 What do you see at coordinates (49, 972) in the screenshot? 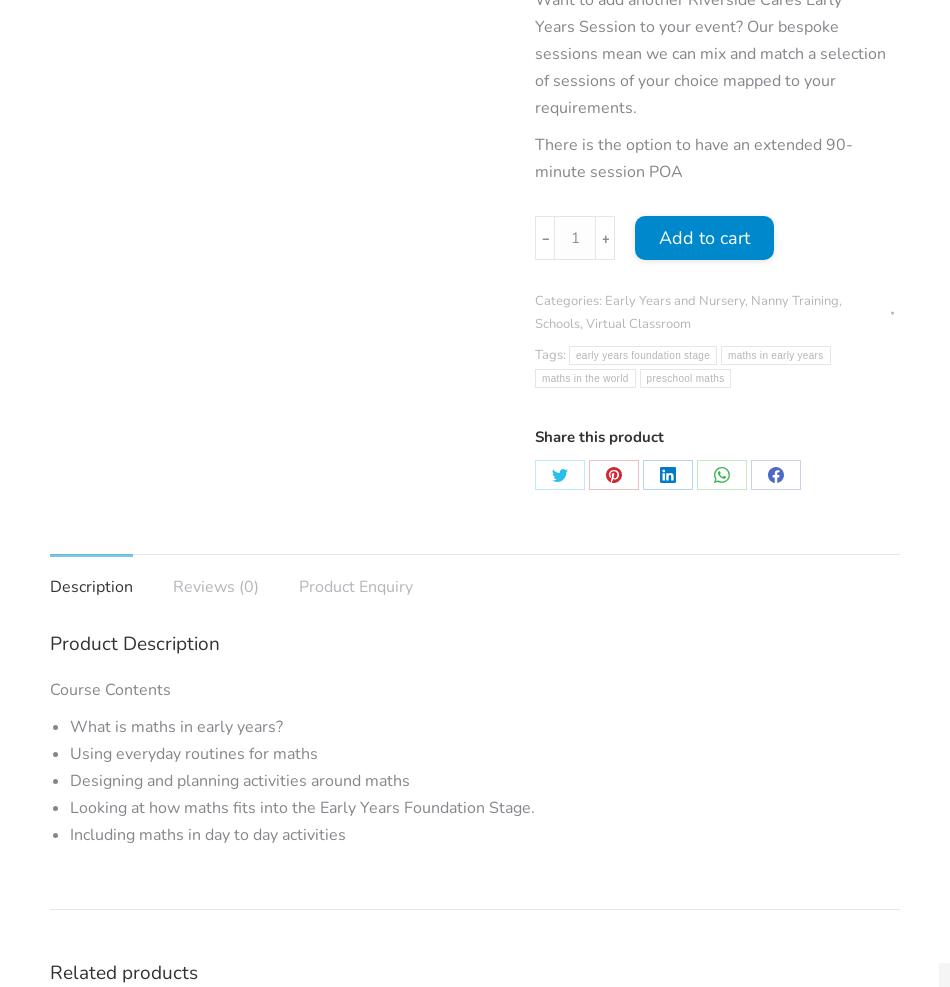
I see `'Related products'` at bounding box center [49, 972].